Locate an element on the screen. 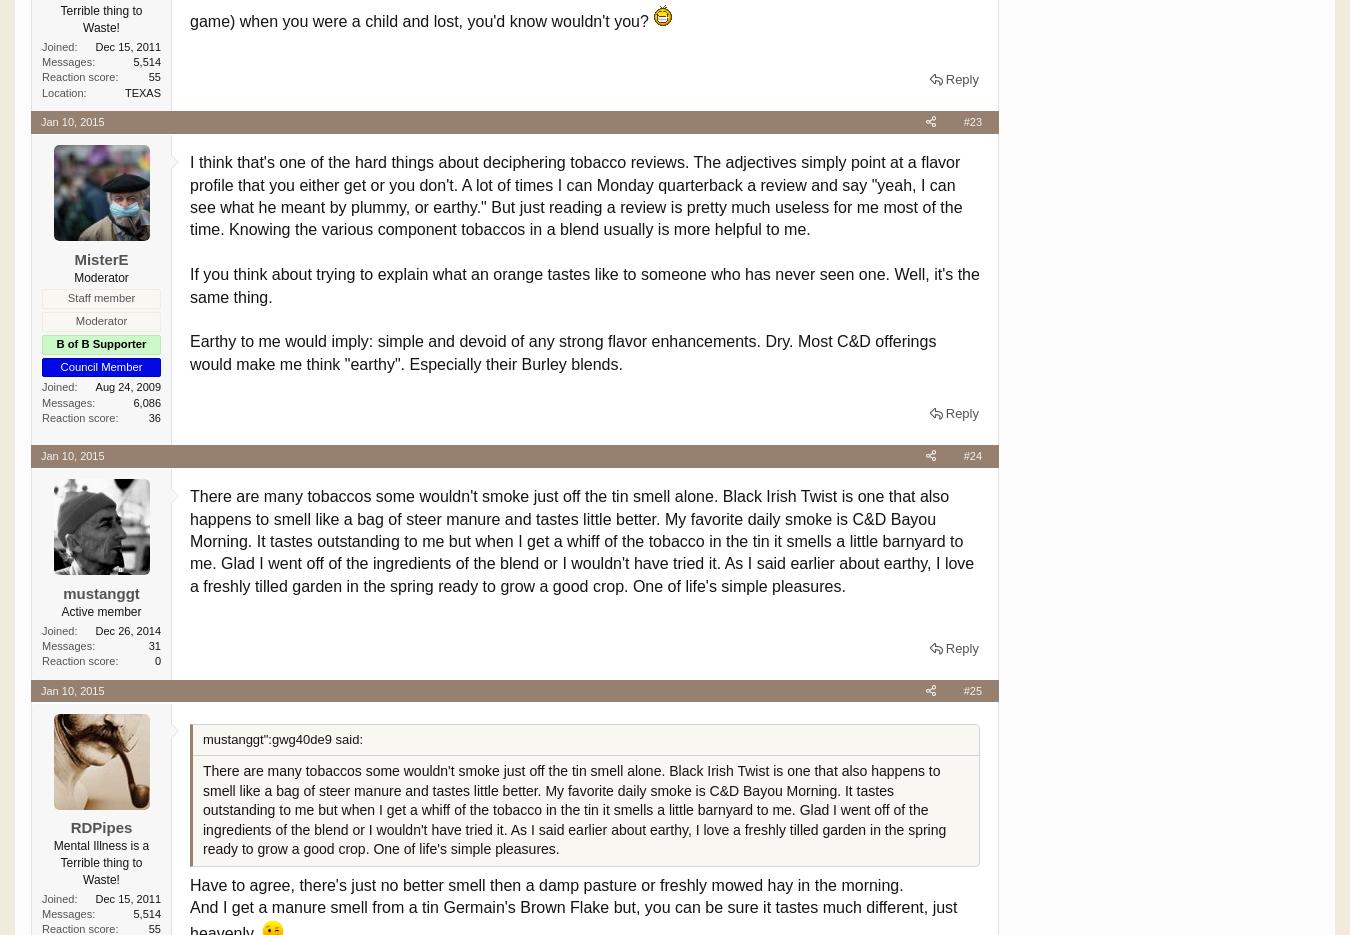 This screenshot has height=935, width=1350. 'Aug 24, 2009' is located at coordinates (127, 386).